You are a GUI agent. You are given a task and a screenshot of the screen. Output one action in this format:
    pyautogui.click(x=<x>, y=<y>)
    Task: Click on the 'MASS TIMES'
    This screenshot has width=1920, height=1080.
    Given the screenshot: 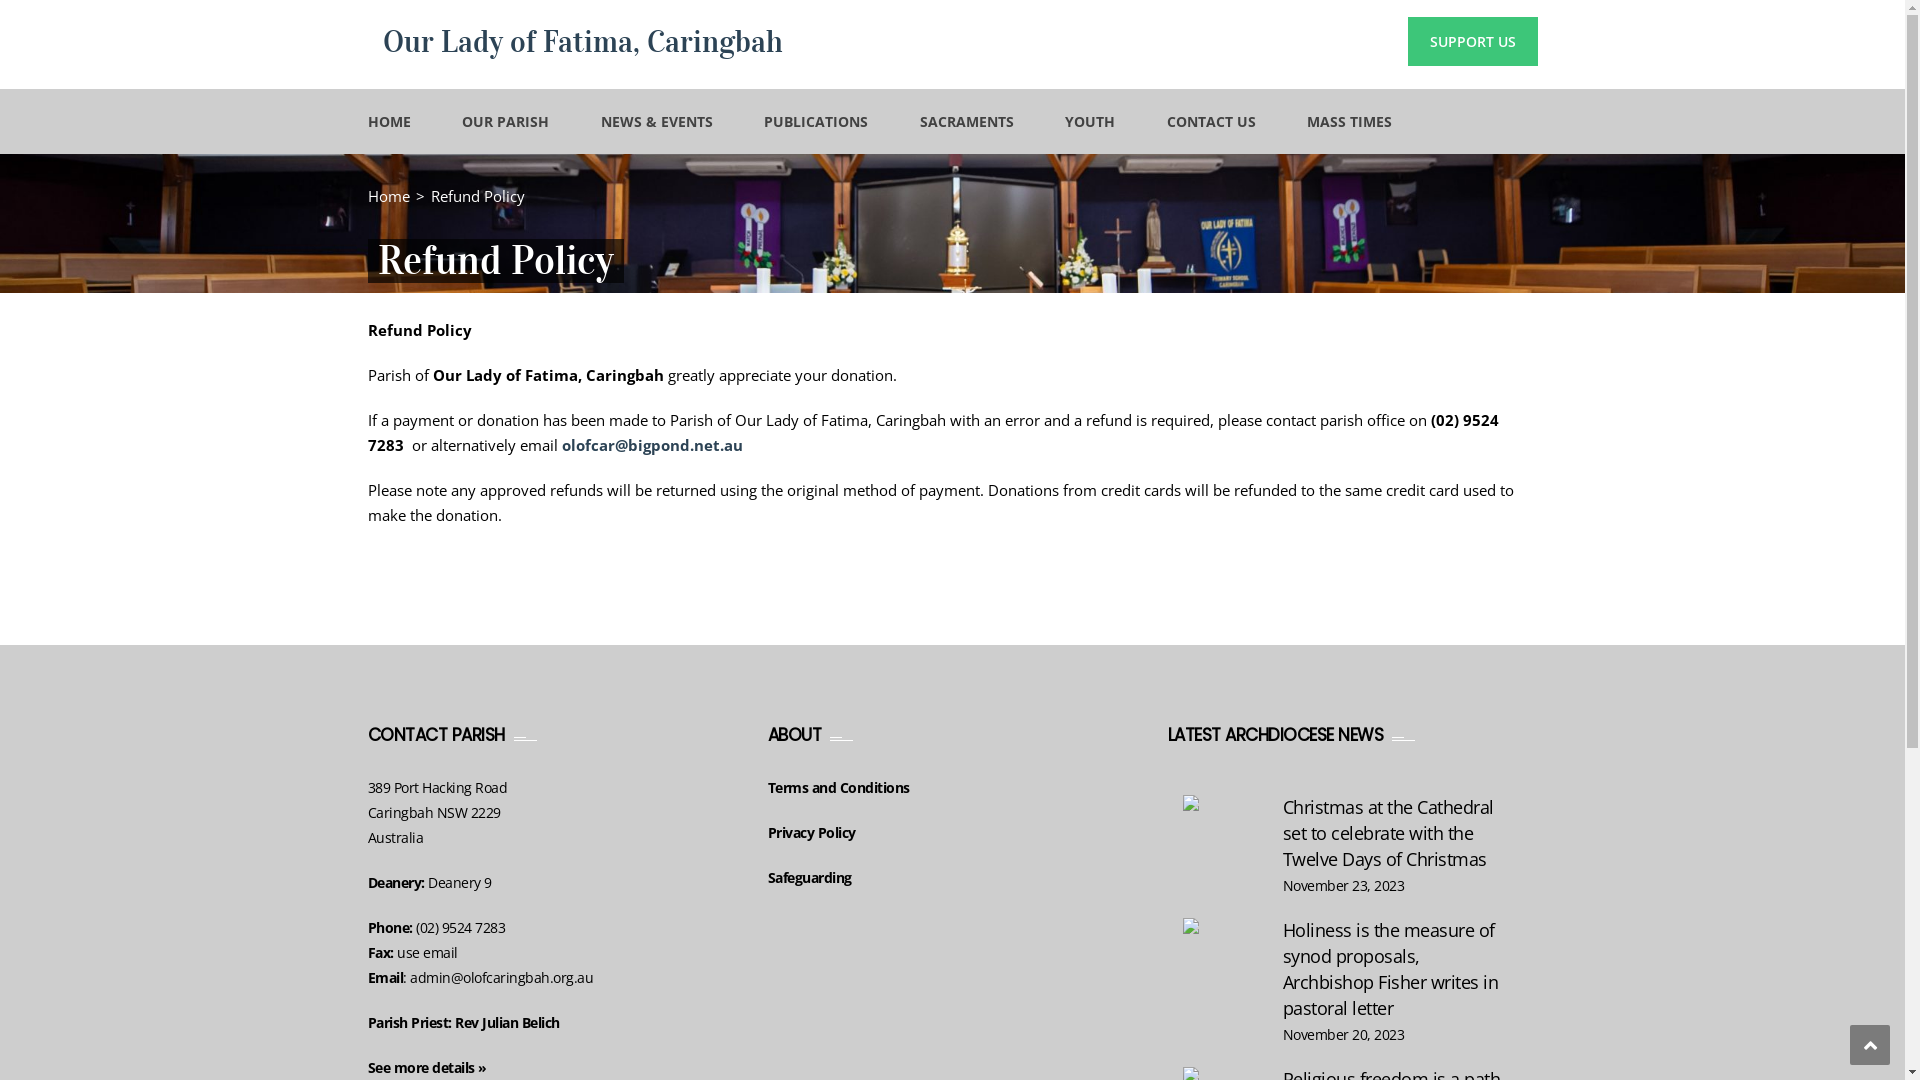 What is the action you would take?
    pyautogui.click(x=1349, y=121)
    